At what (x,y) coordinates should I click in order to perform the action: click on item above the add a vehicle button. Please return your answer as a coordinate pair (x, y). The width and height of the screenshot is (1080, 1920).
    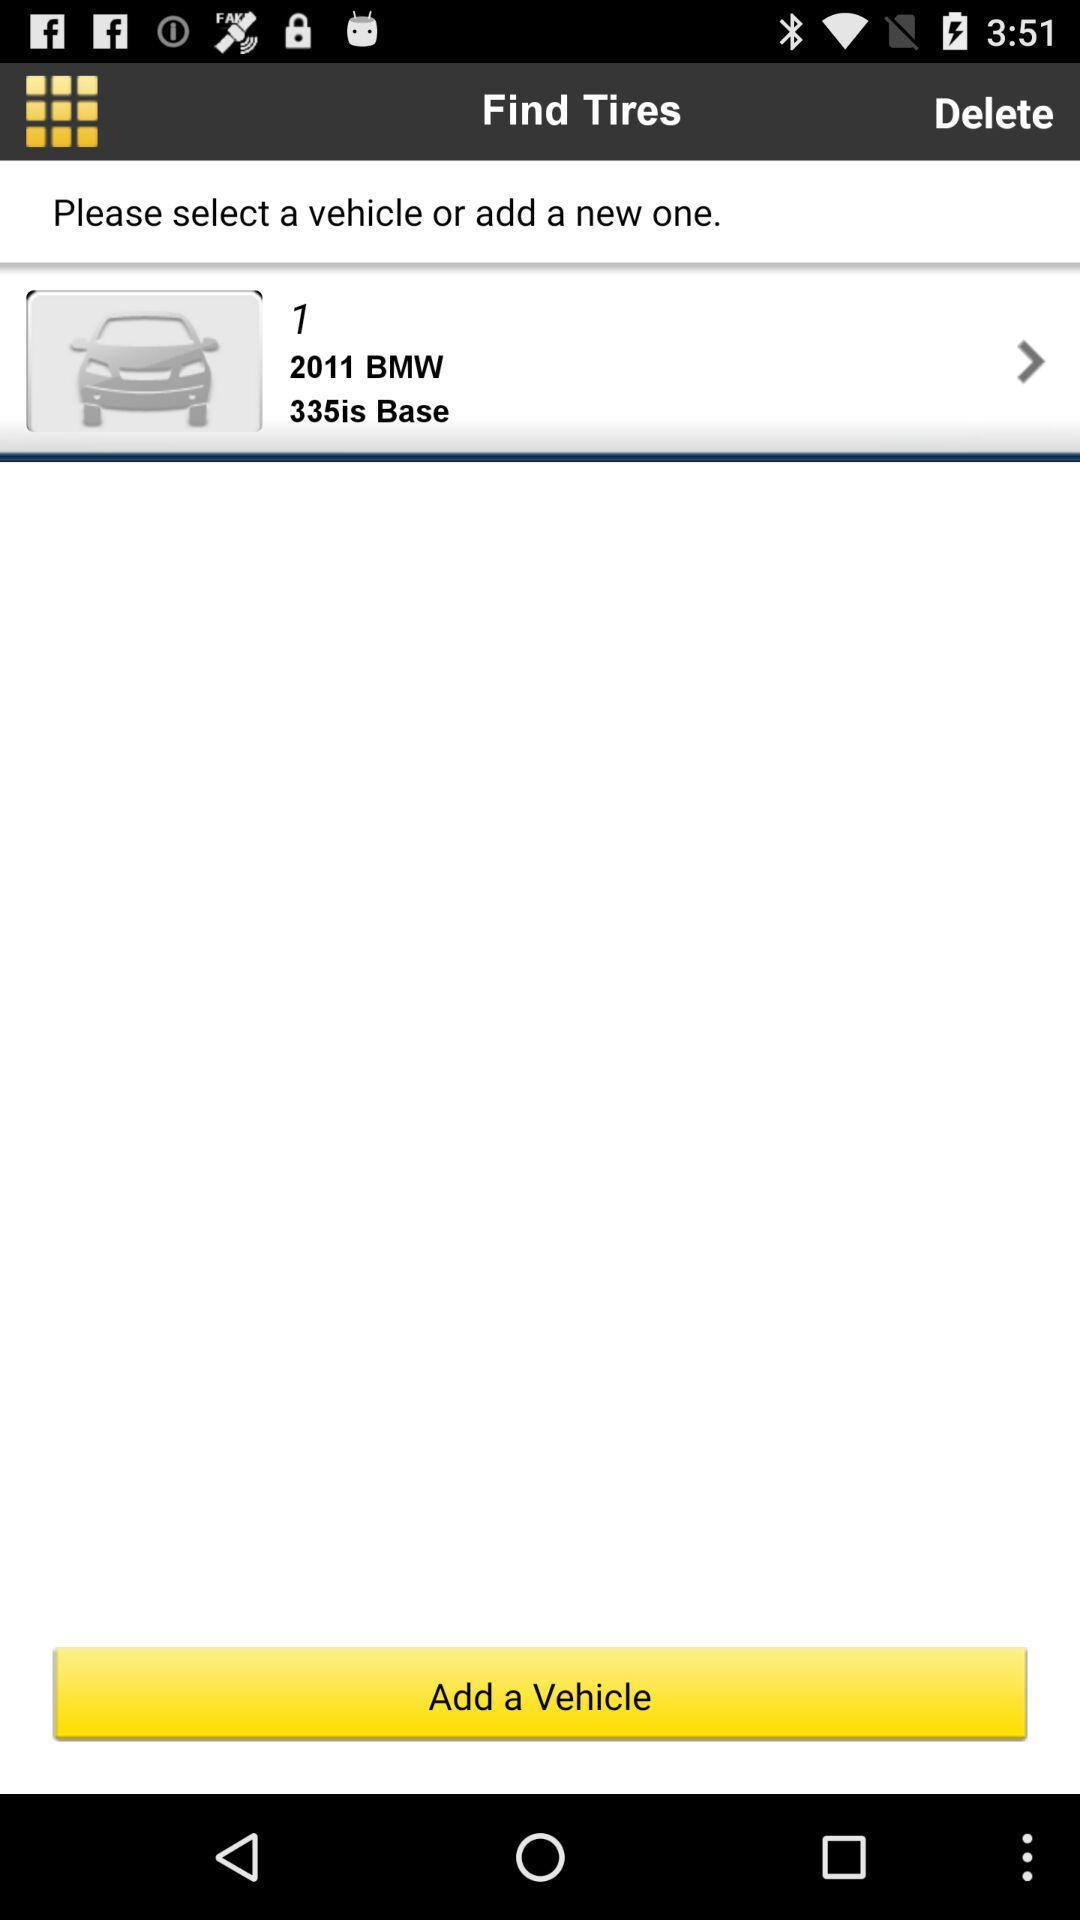
    Looking at the image, I should click on (143, 361).